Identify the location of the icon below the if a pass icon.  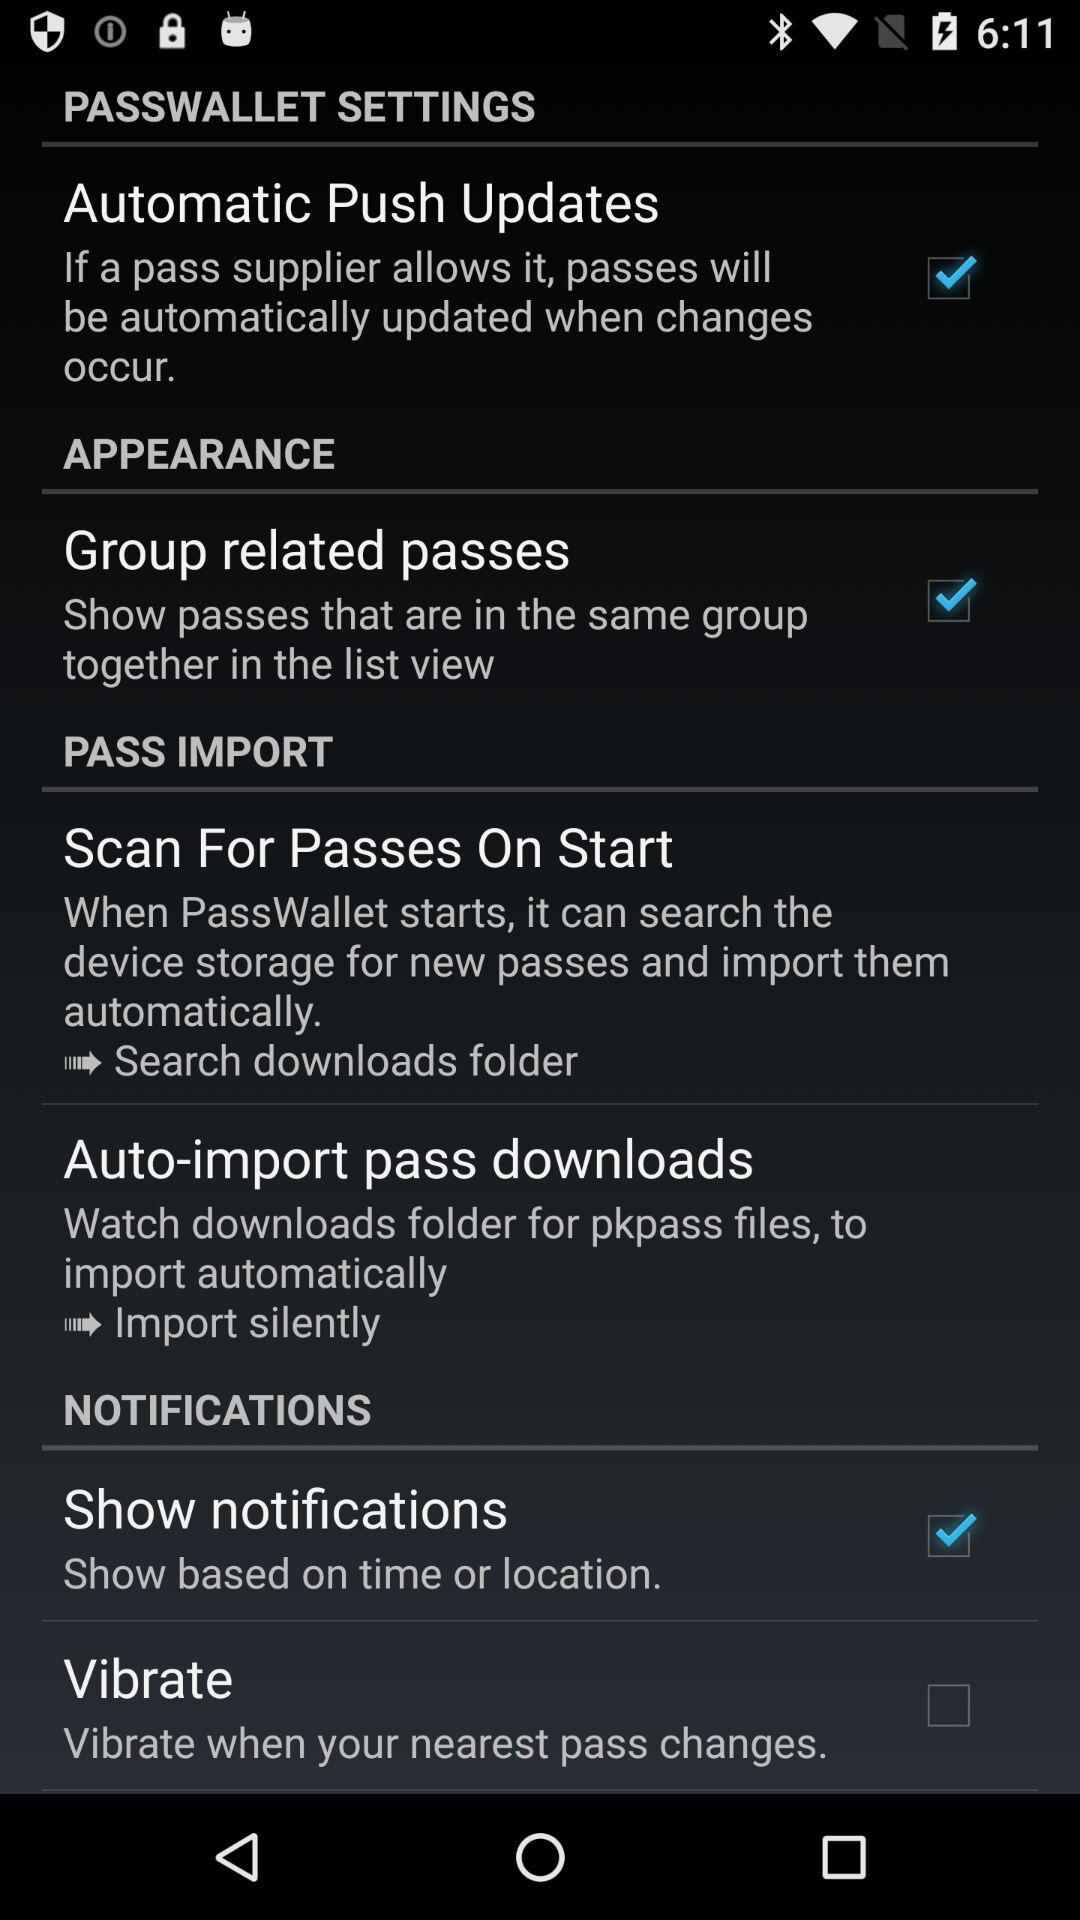
(540, 451).